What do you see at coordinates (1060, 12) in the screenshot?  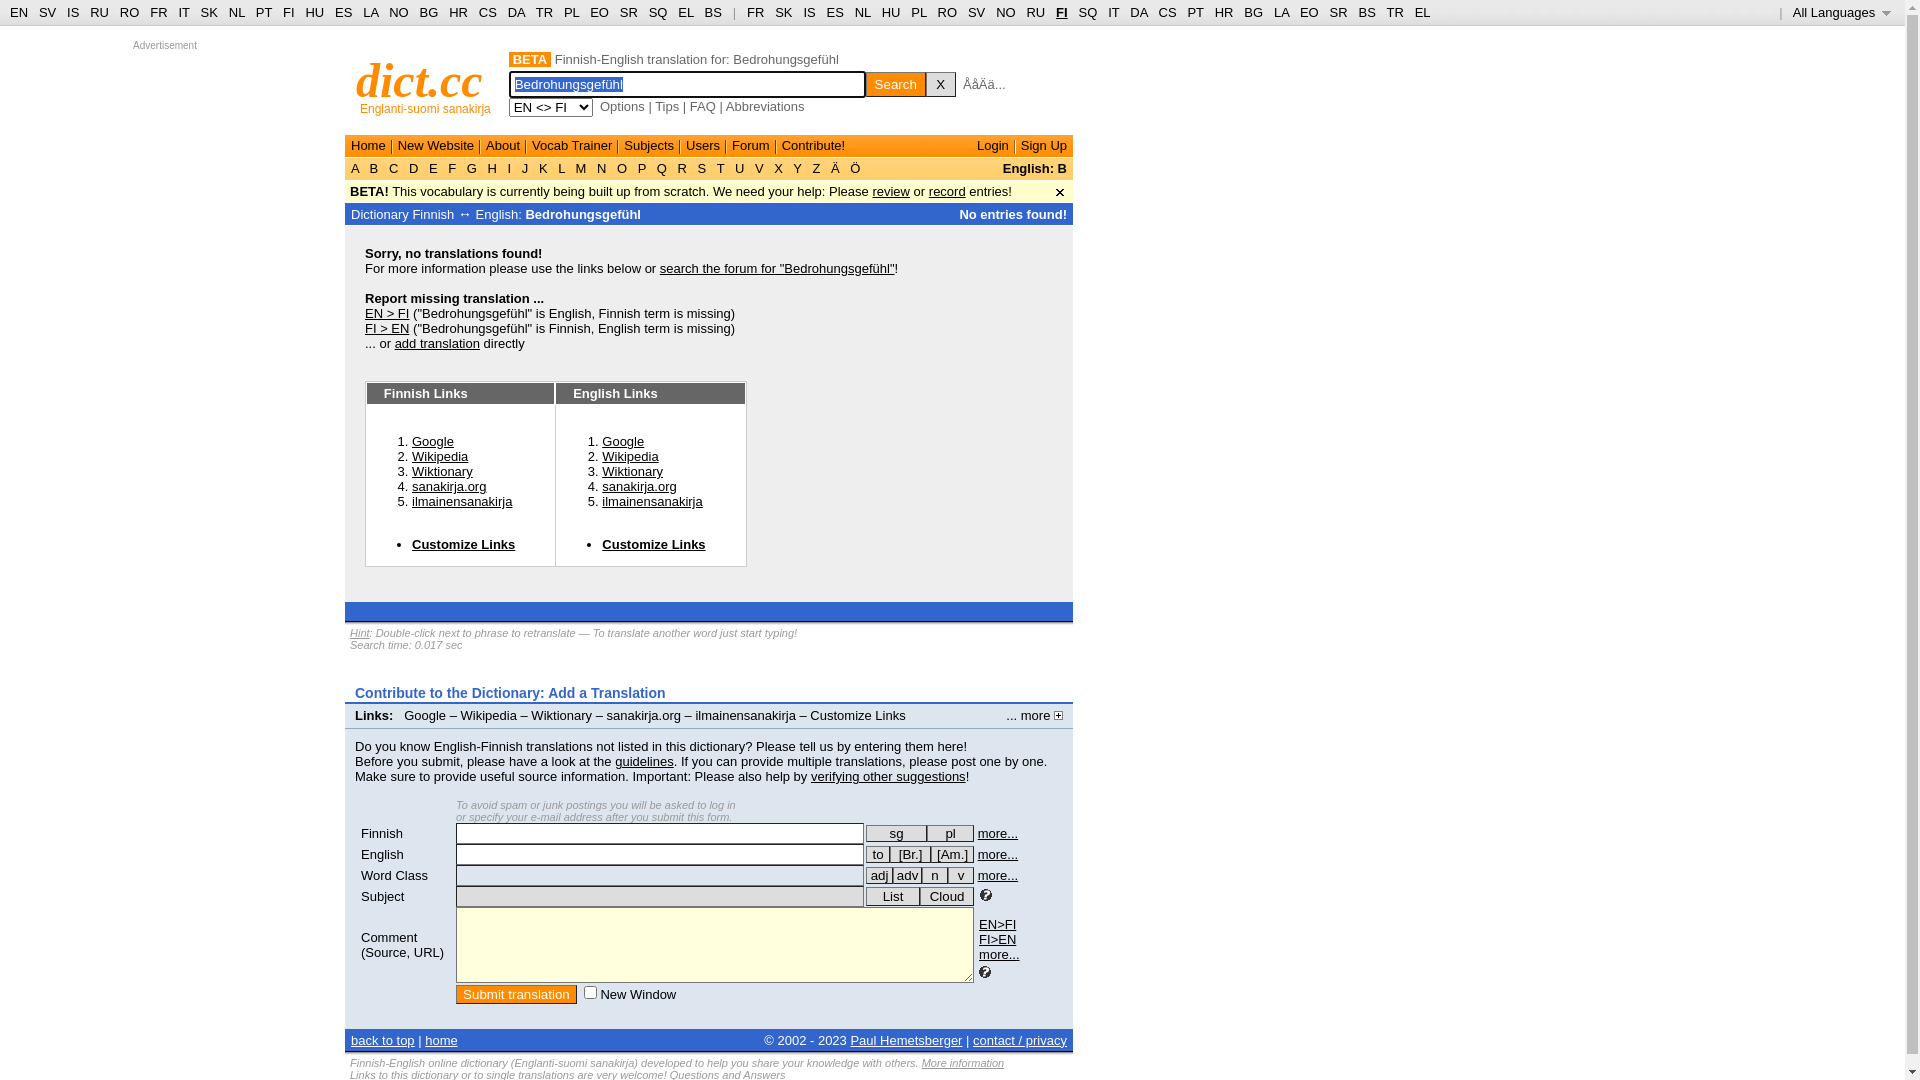 I see `'FI'` at bounding box center [1060, 12].